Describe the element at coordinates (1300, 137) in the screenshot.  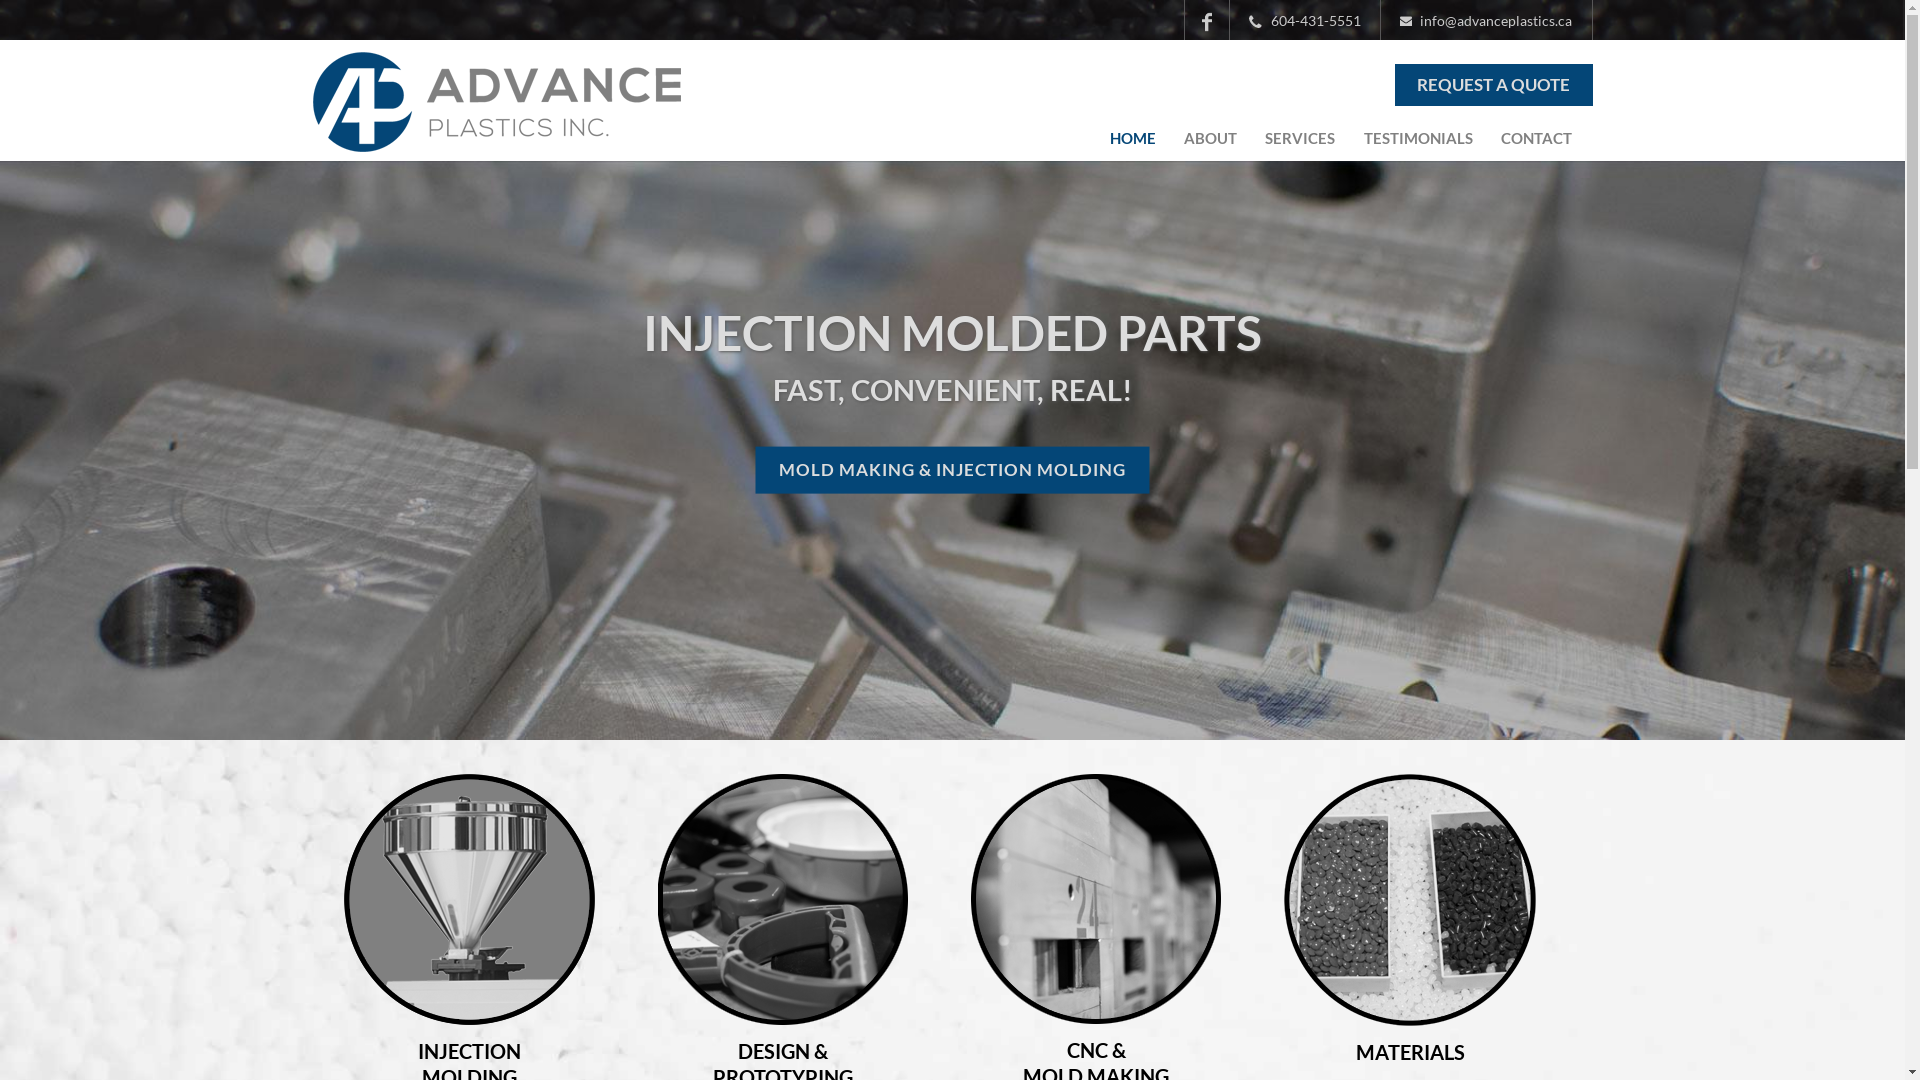
I see `'SERVICES'` at that location.